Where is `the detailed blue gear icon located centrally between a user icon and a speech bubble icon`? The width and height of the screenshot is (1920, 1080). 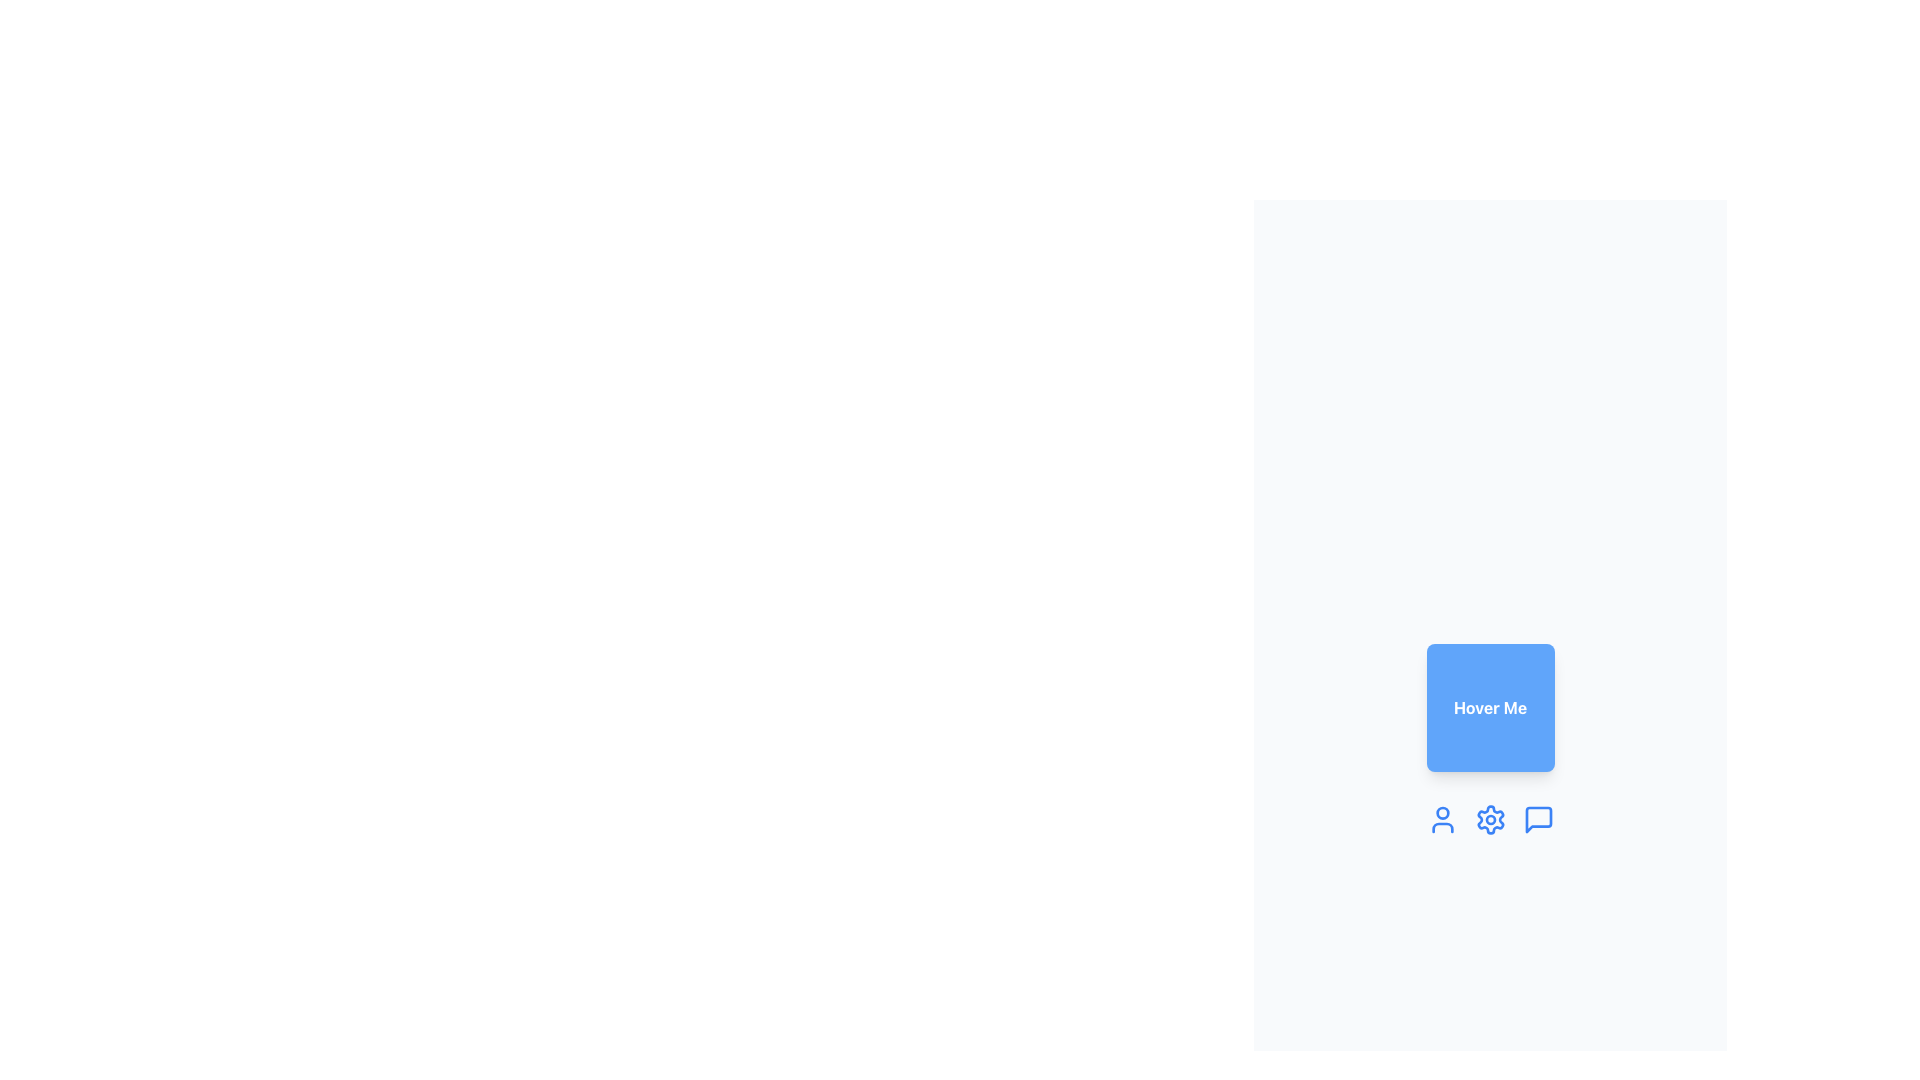 the detailed blue gear icon located centrally between a user icon and a speech bubble icon is located at coordinates (1490, 820).